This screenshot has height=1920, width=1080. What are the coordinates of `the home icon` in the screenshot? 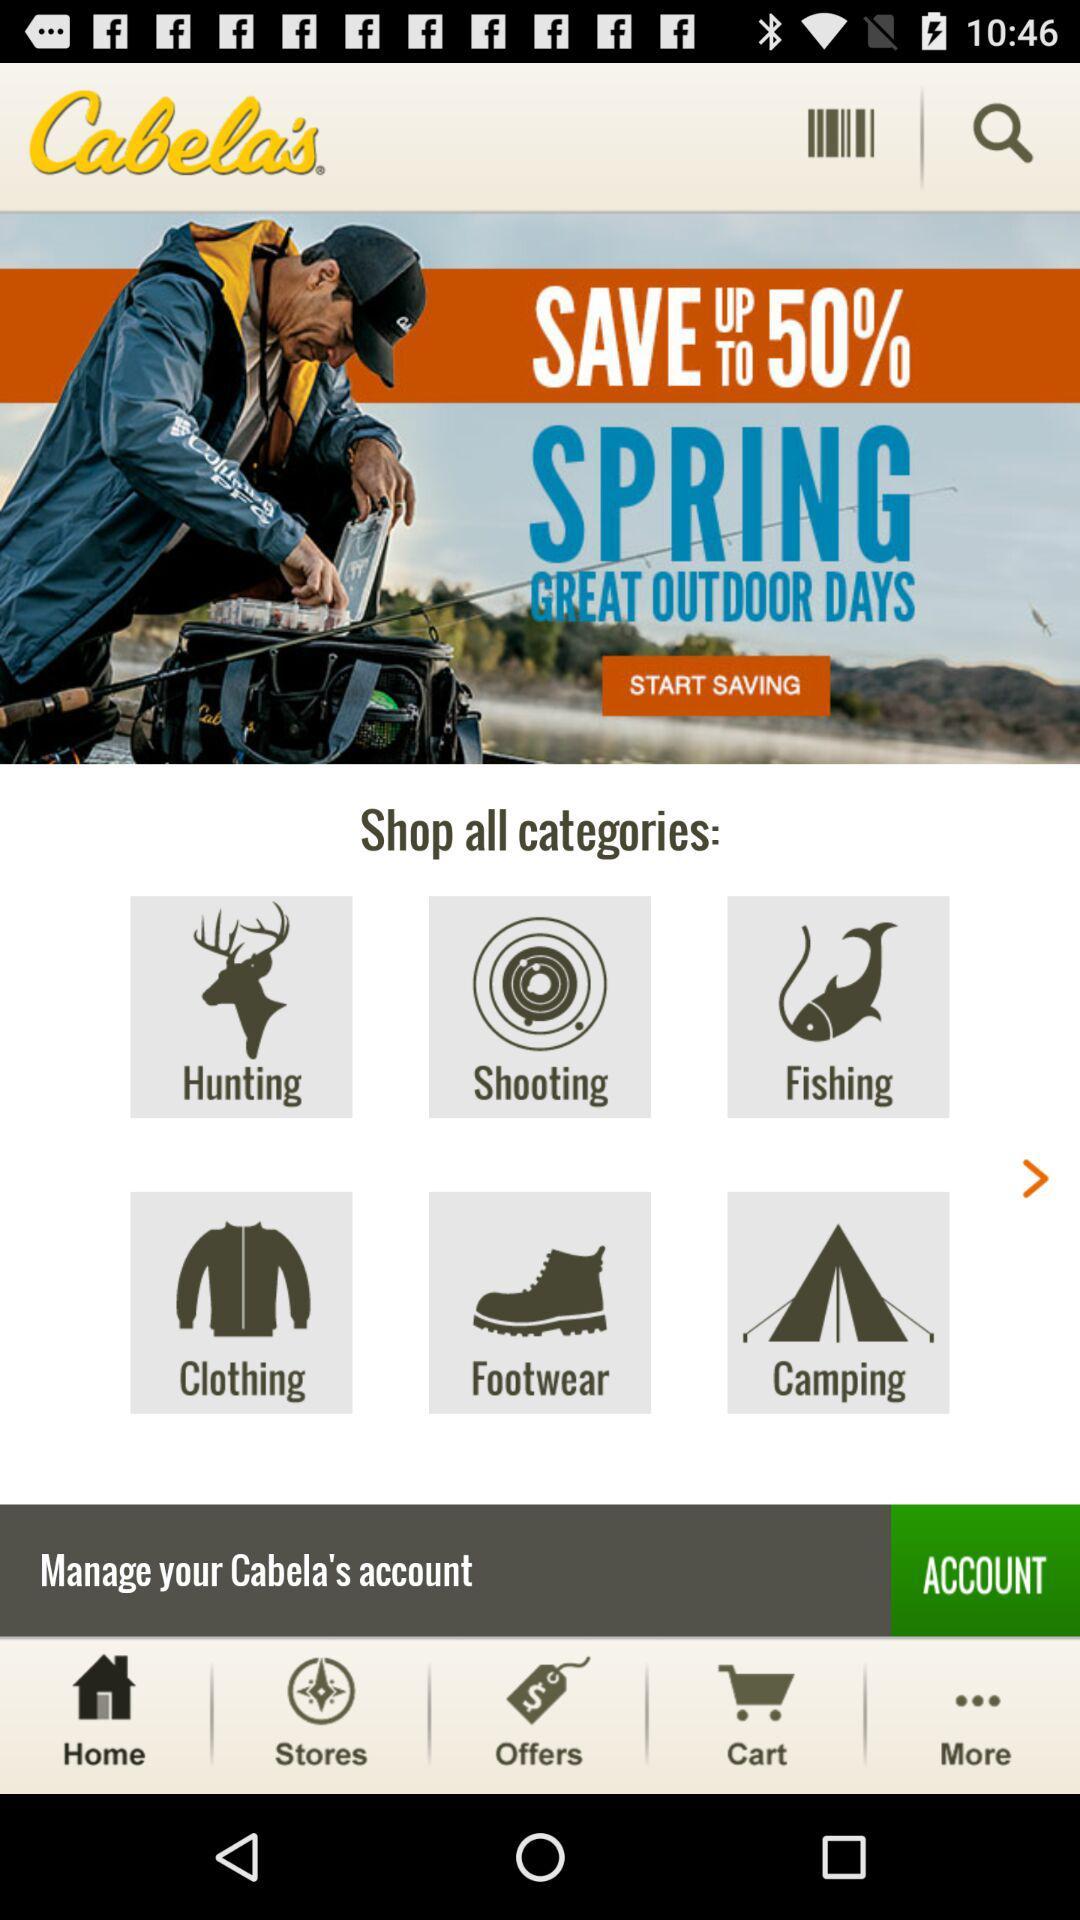 It's located at (103, 1835).